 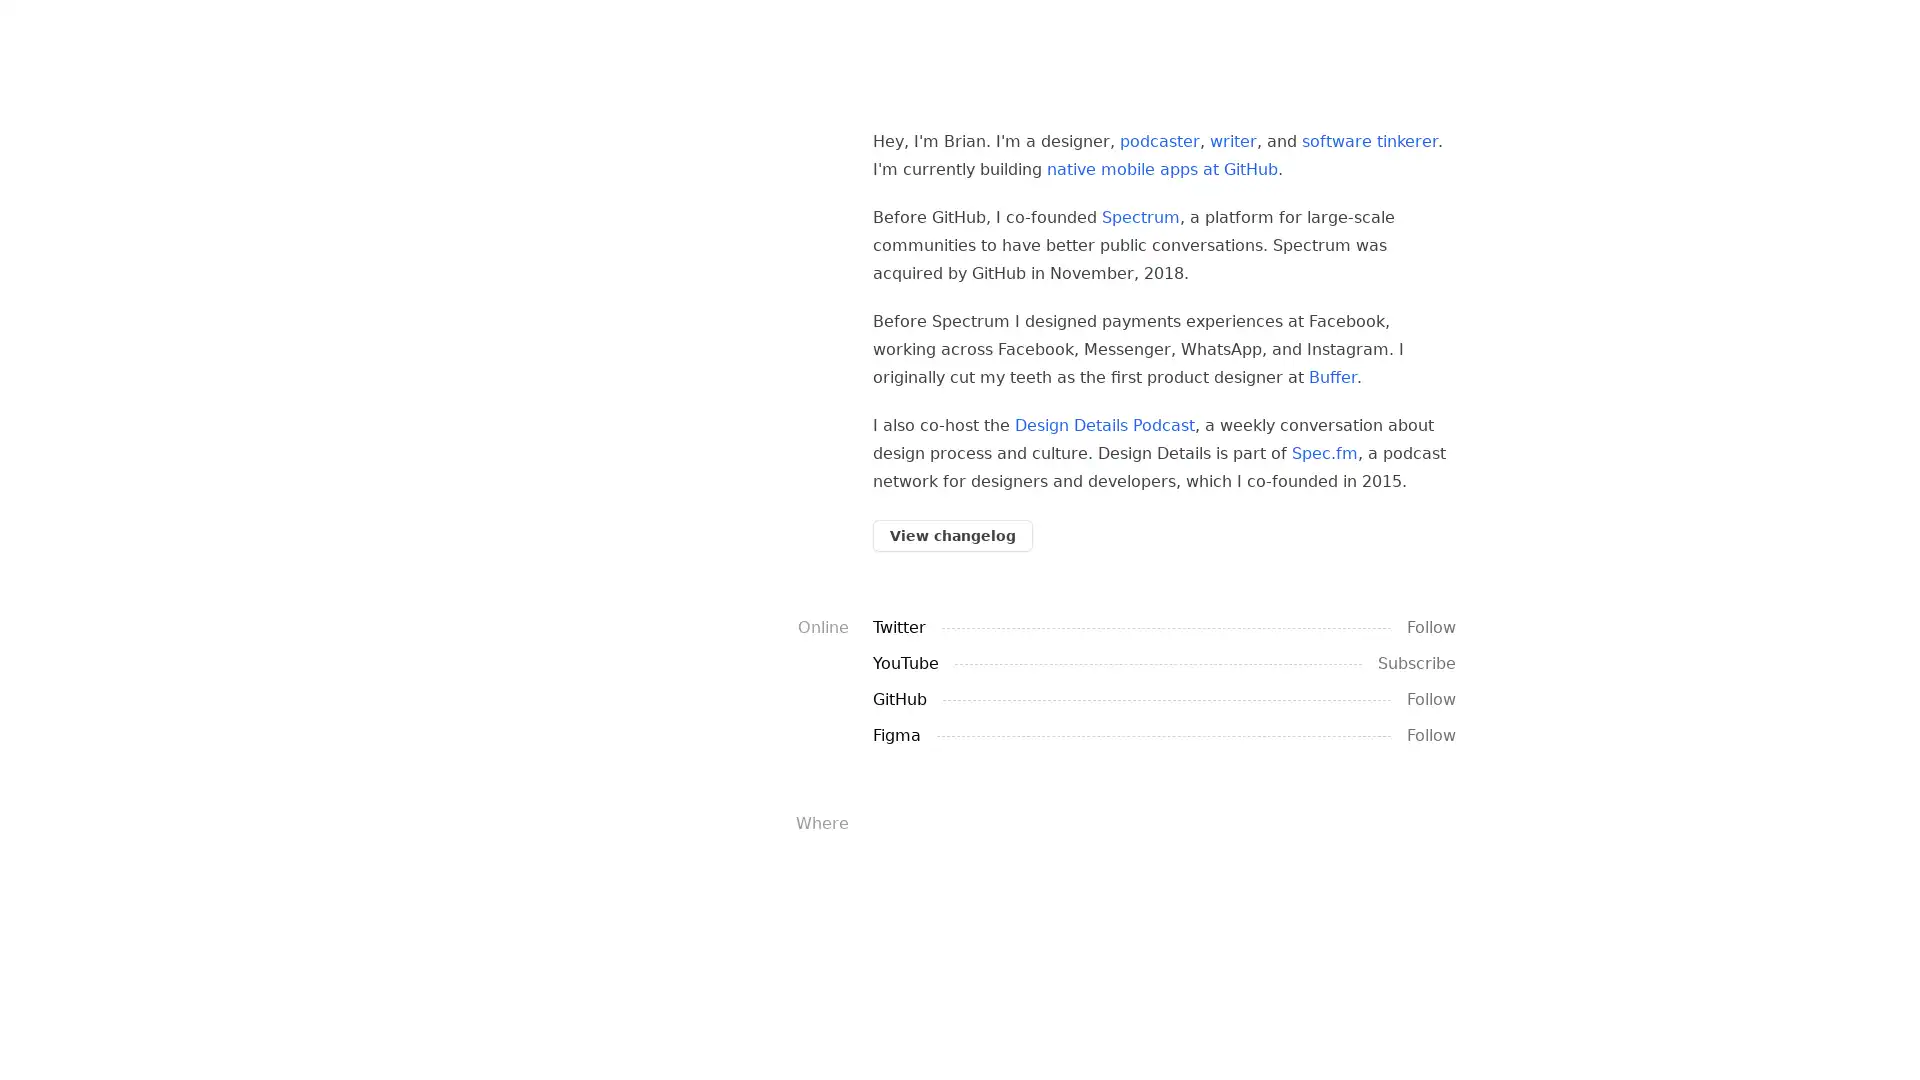 What do you see at coordinates (142, 1055) in the screenshot?
I see `Sign in` at bounding box center [142, 1055].